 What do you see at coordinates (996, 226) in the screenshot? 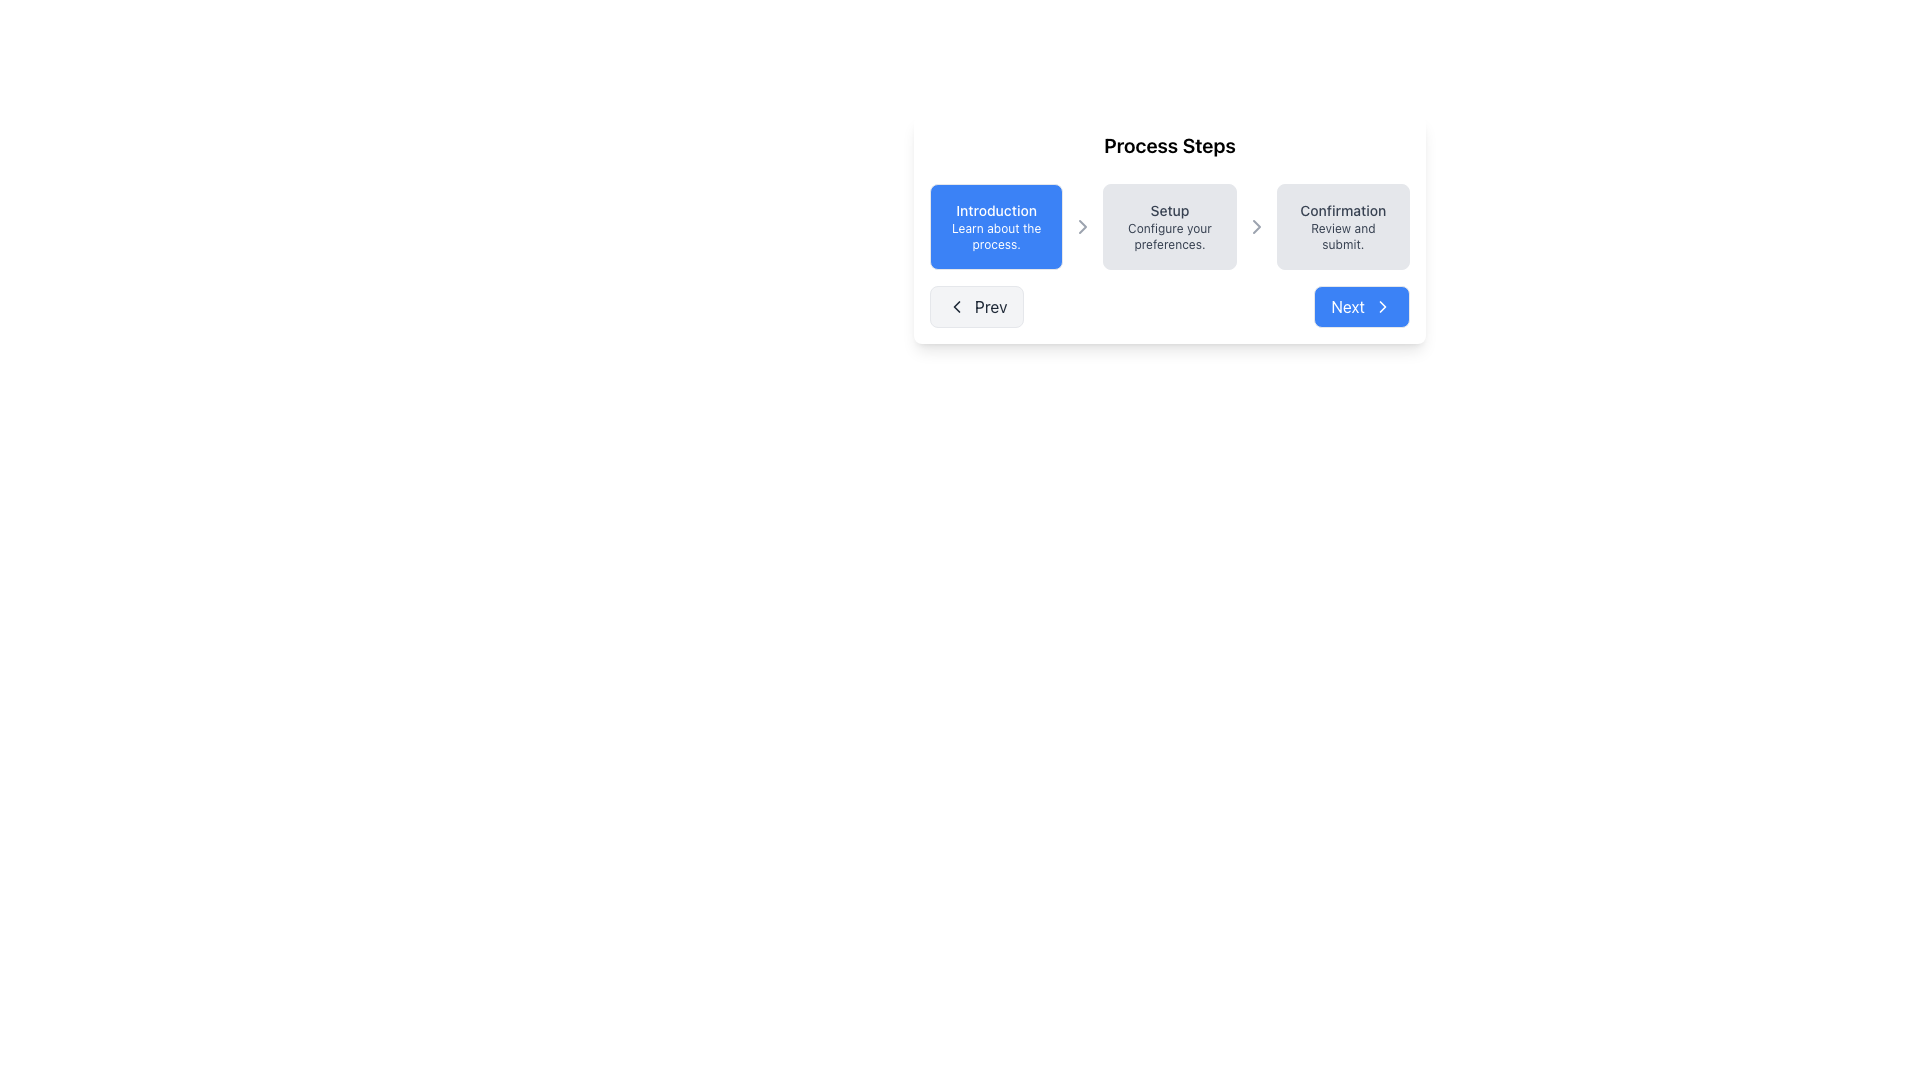
I see `the 'Introduction' navigation button located in the top-left corner of the options group` at bounding box center [996, 226].